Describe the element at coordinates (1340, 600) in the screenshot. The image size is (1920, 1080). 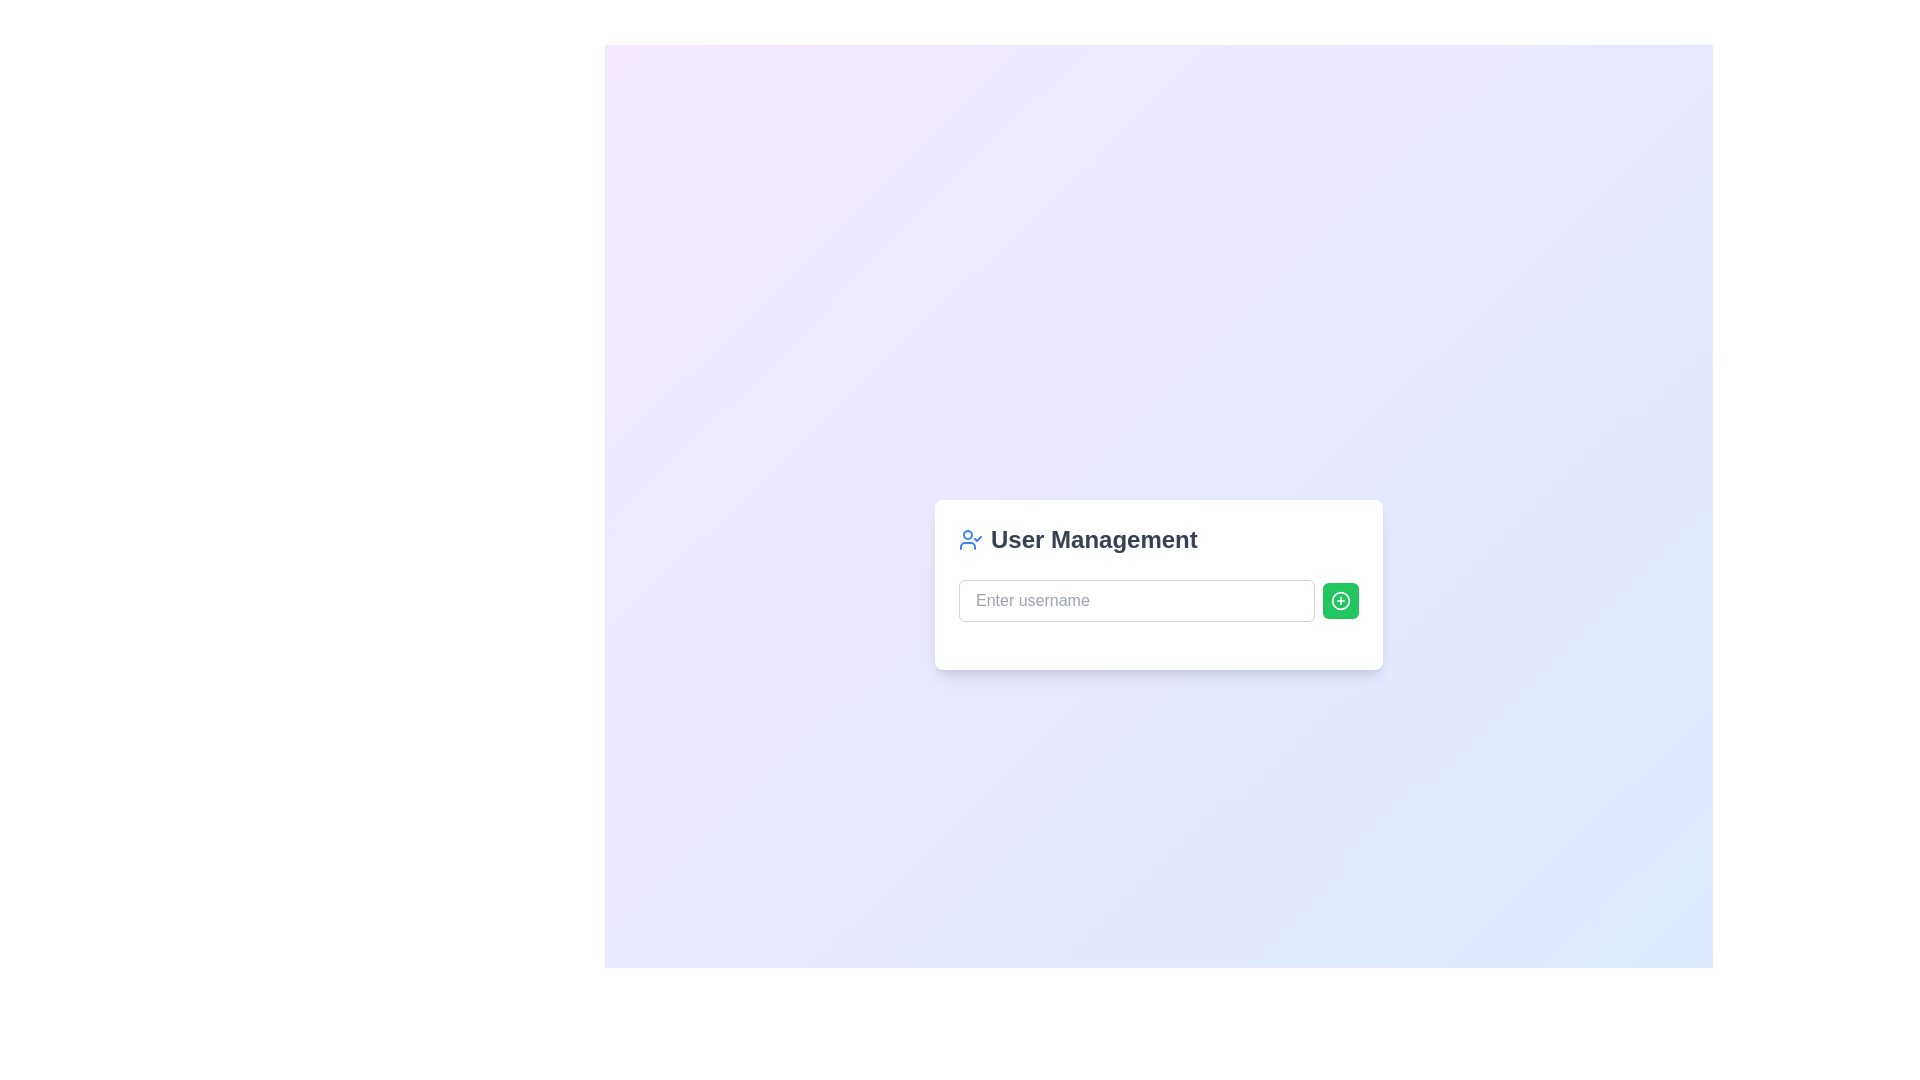
I see `the circular icon with a plus sign inside, which is embedded in a green button located to the right of the username input field` at that location.